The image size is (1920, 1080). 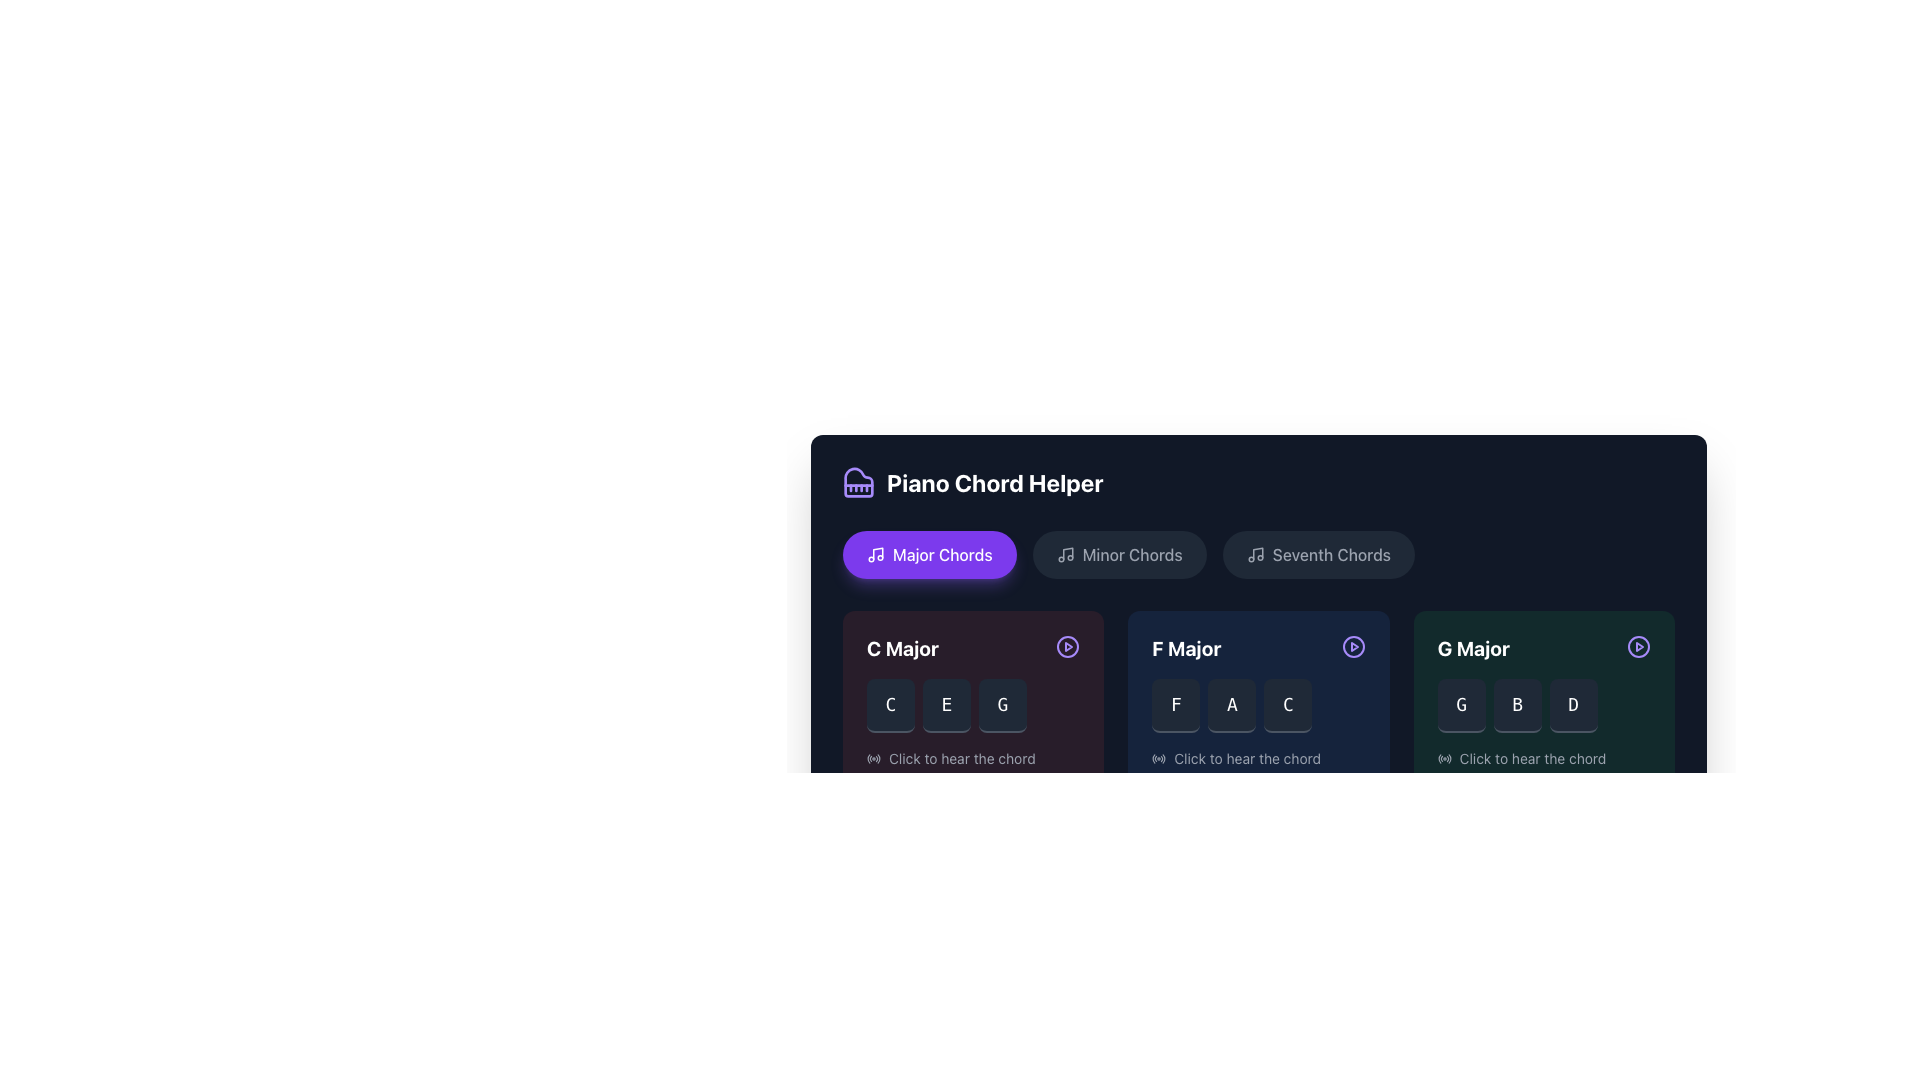 What do you see at coordinates (1159, 759) in the screenshot?
I see `the interactive audio playback control icon, which is a small circular icon styled like a radio wave symbol` at bounding box center [1159, 759].